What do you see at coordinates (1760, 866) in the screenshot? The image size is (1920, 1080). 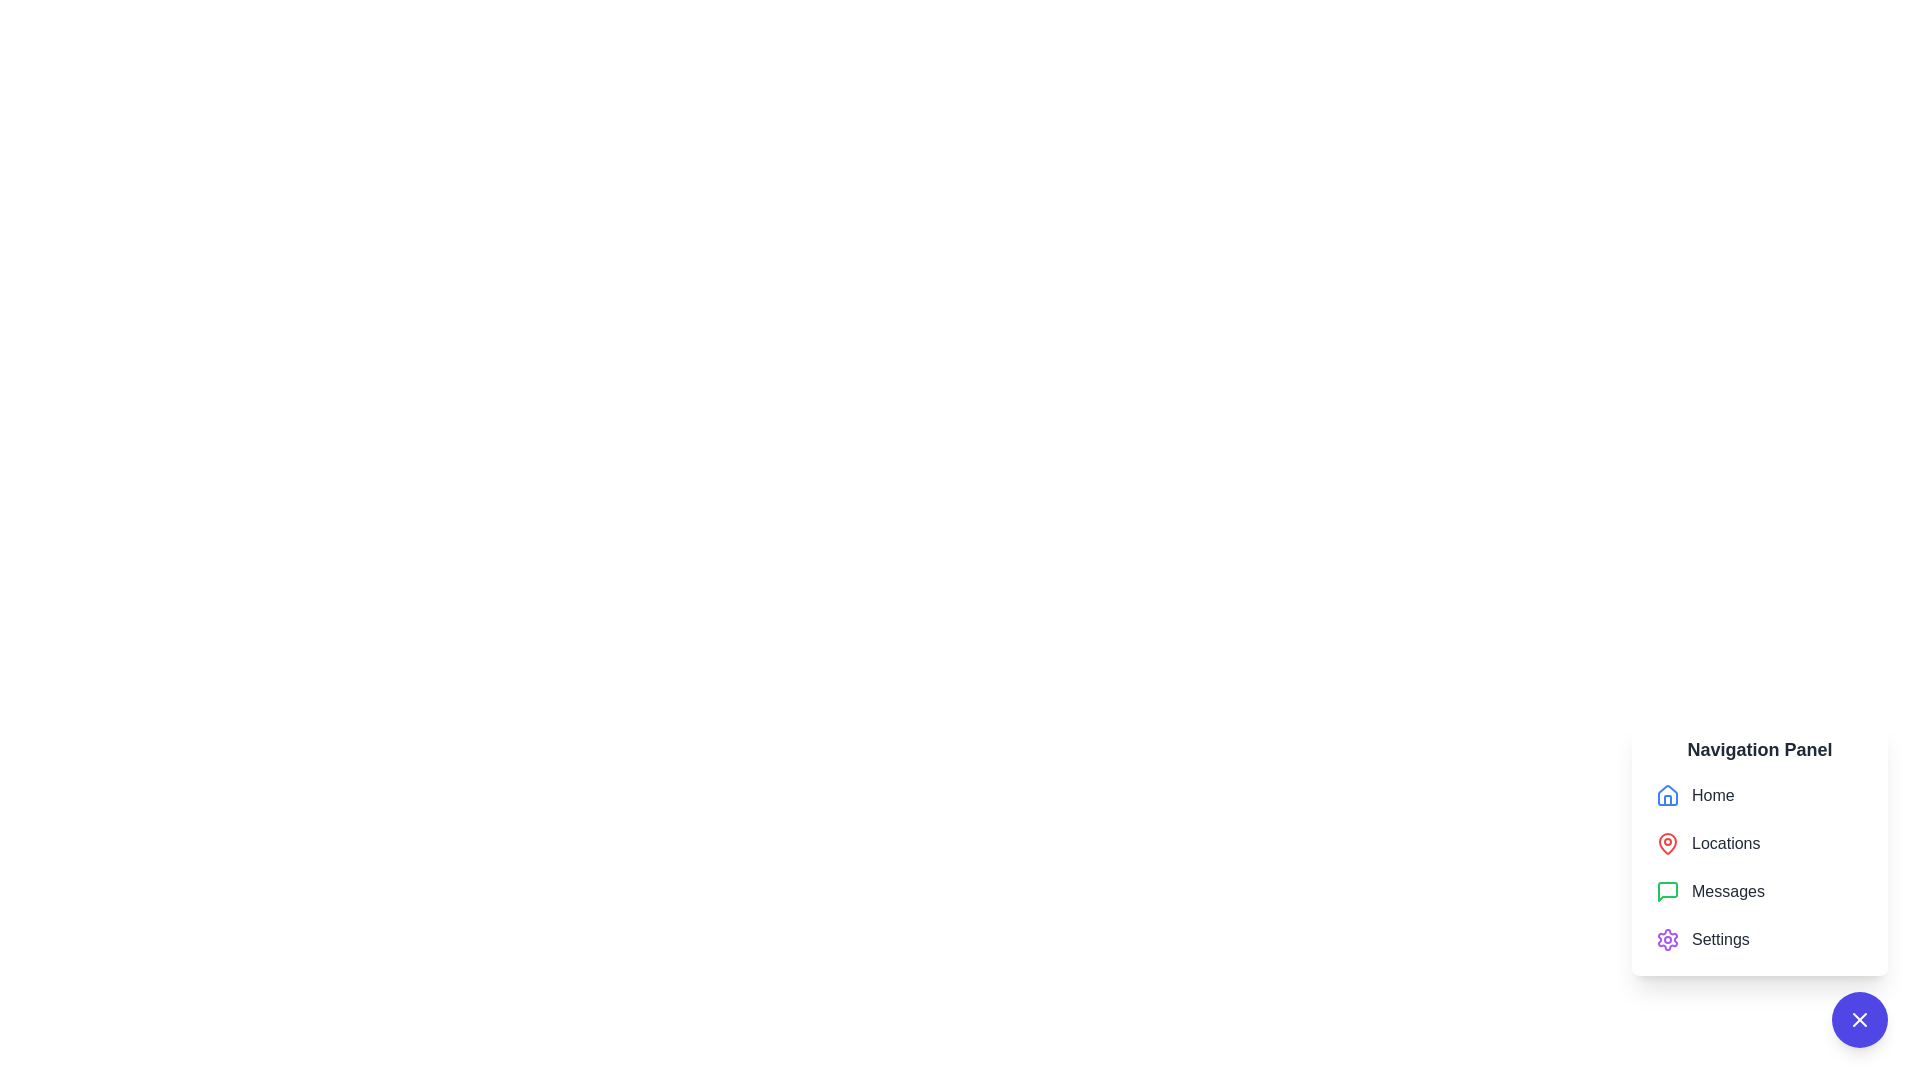 I see `the vertical navigation menu` at bounding box center [1760, 866].